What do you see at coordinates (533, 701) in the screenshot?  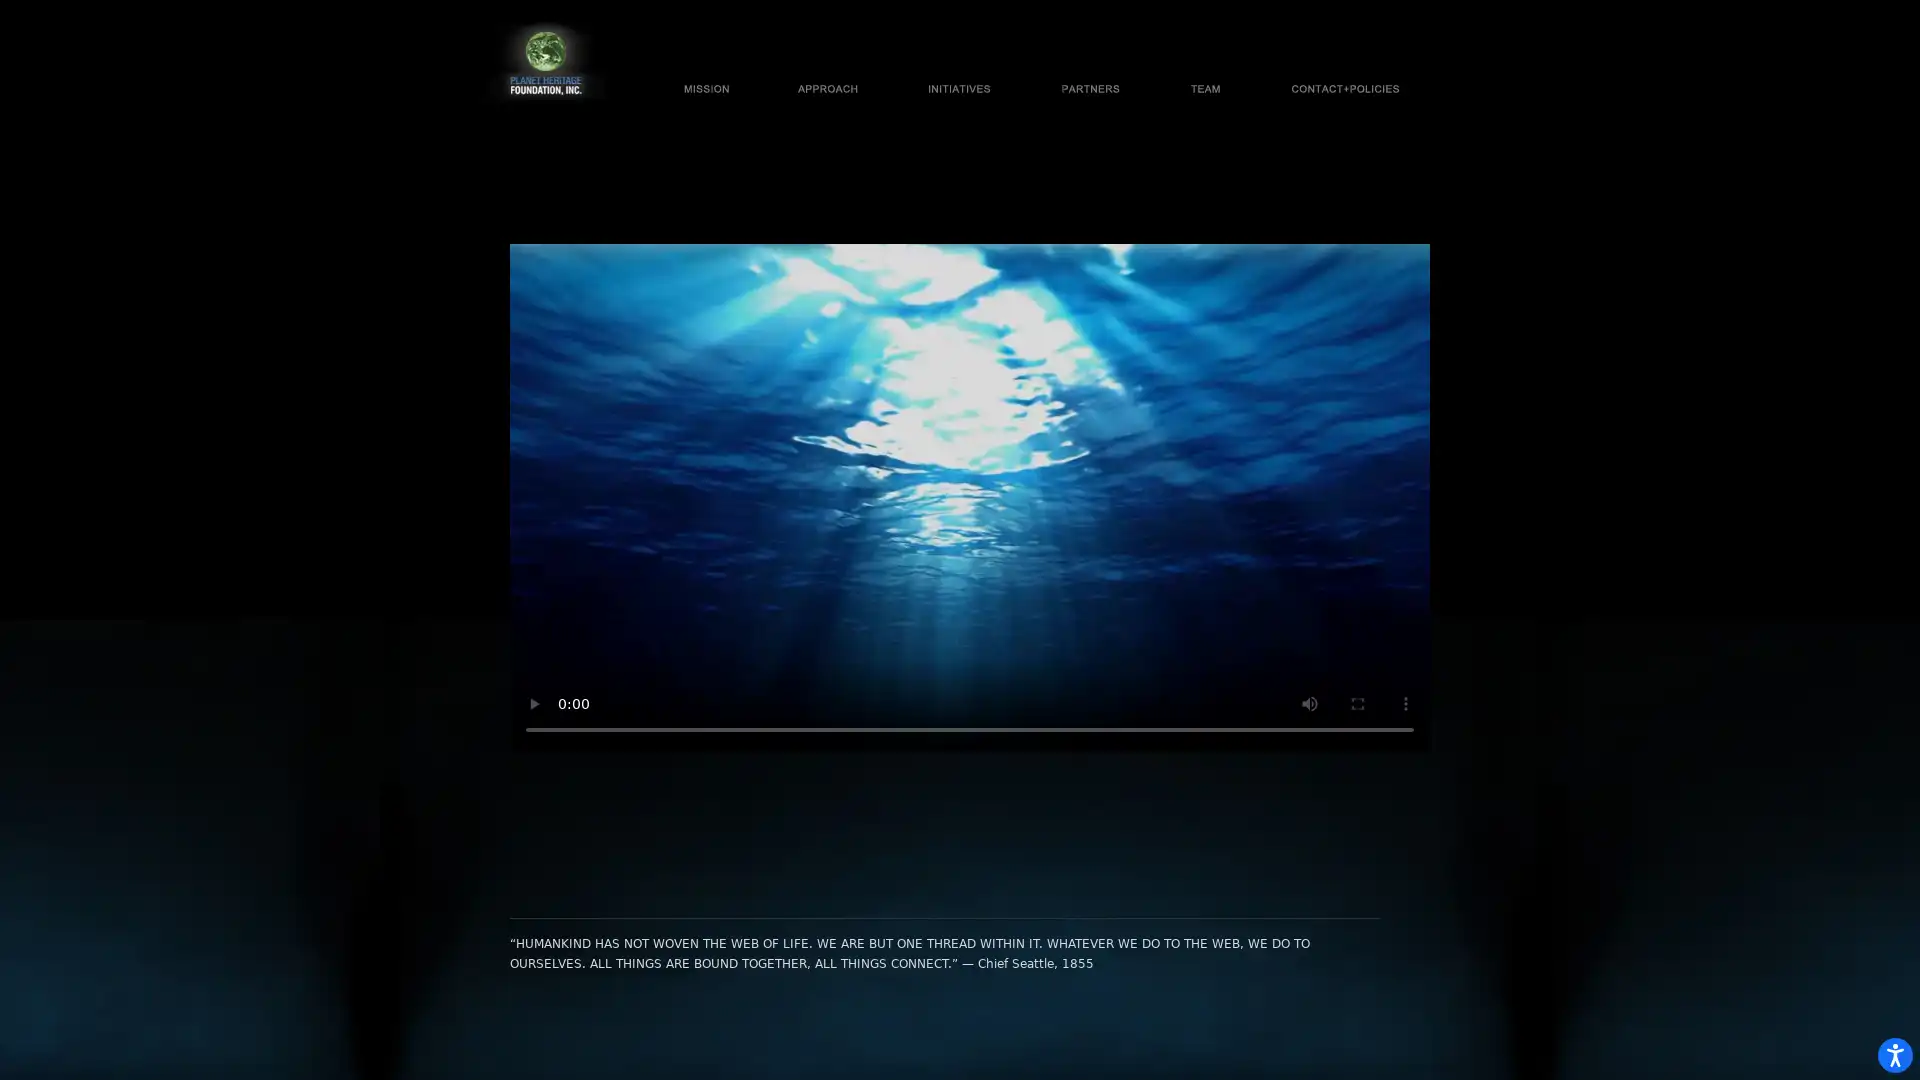 I see `play` at bounding box center [533, 701].